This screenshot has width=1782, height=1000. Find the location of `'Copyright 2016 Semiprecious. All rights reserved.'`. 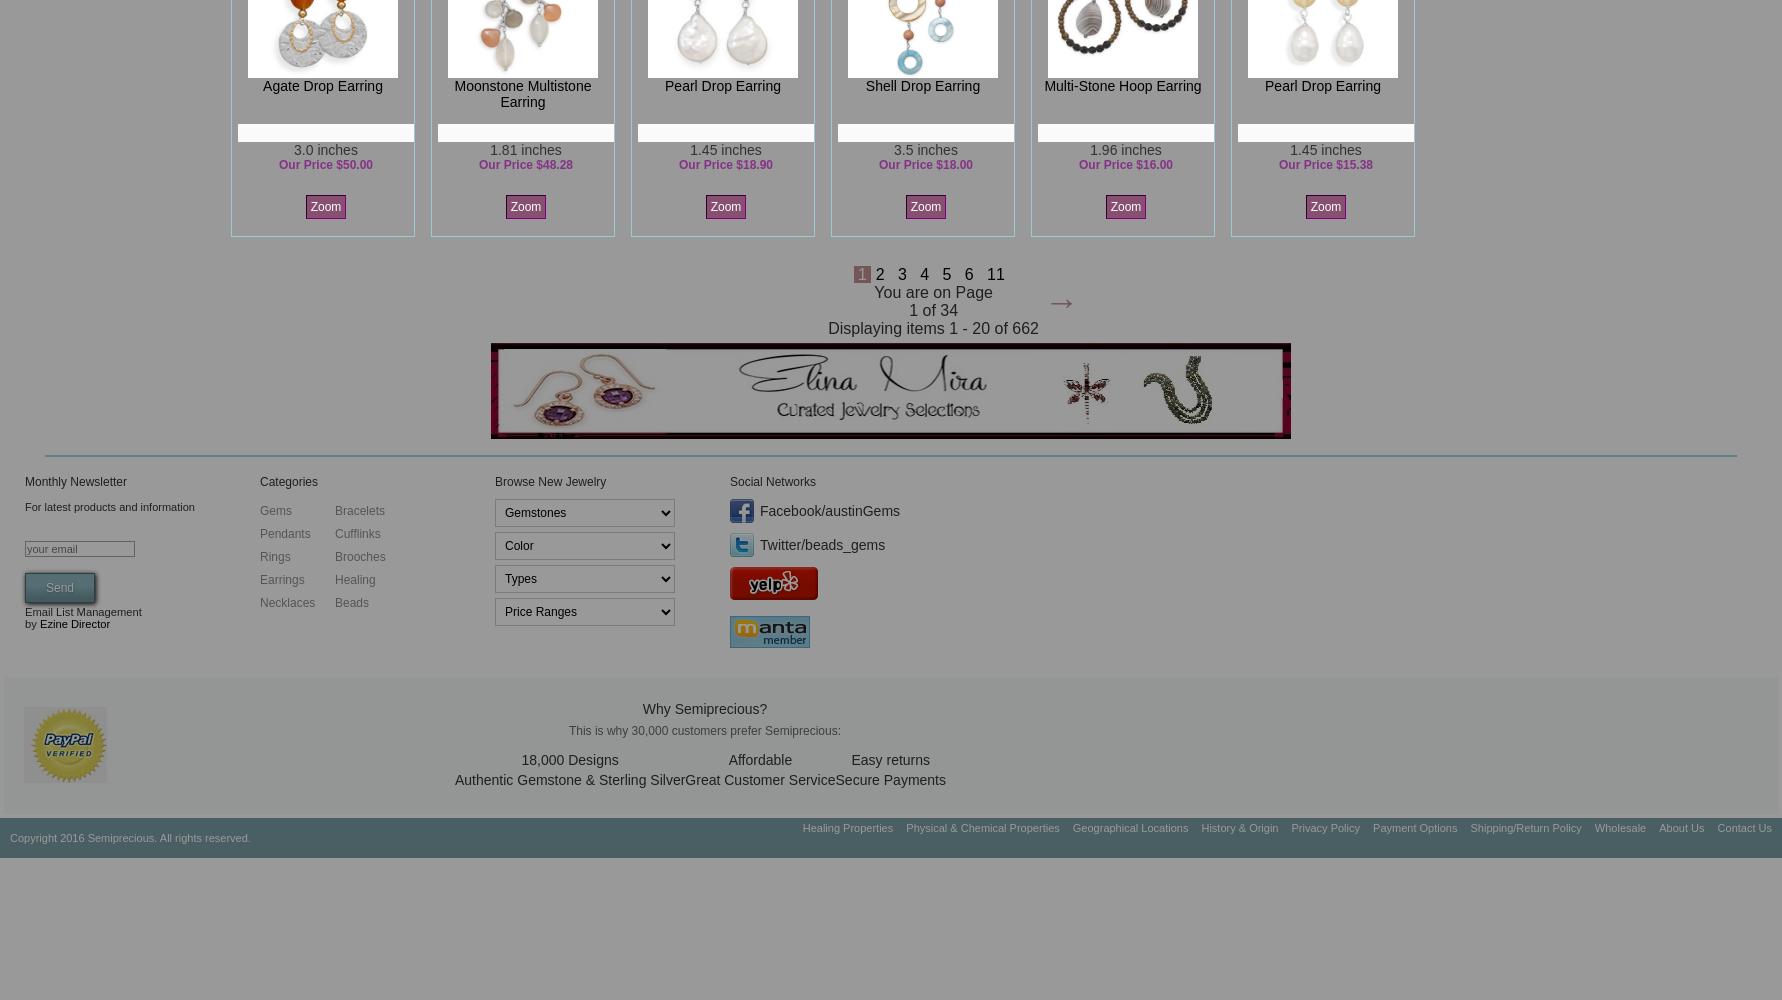

'Copyright 2016 Semiprecious. All rights reserved.' is located at coordinates (9, 837).